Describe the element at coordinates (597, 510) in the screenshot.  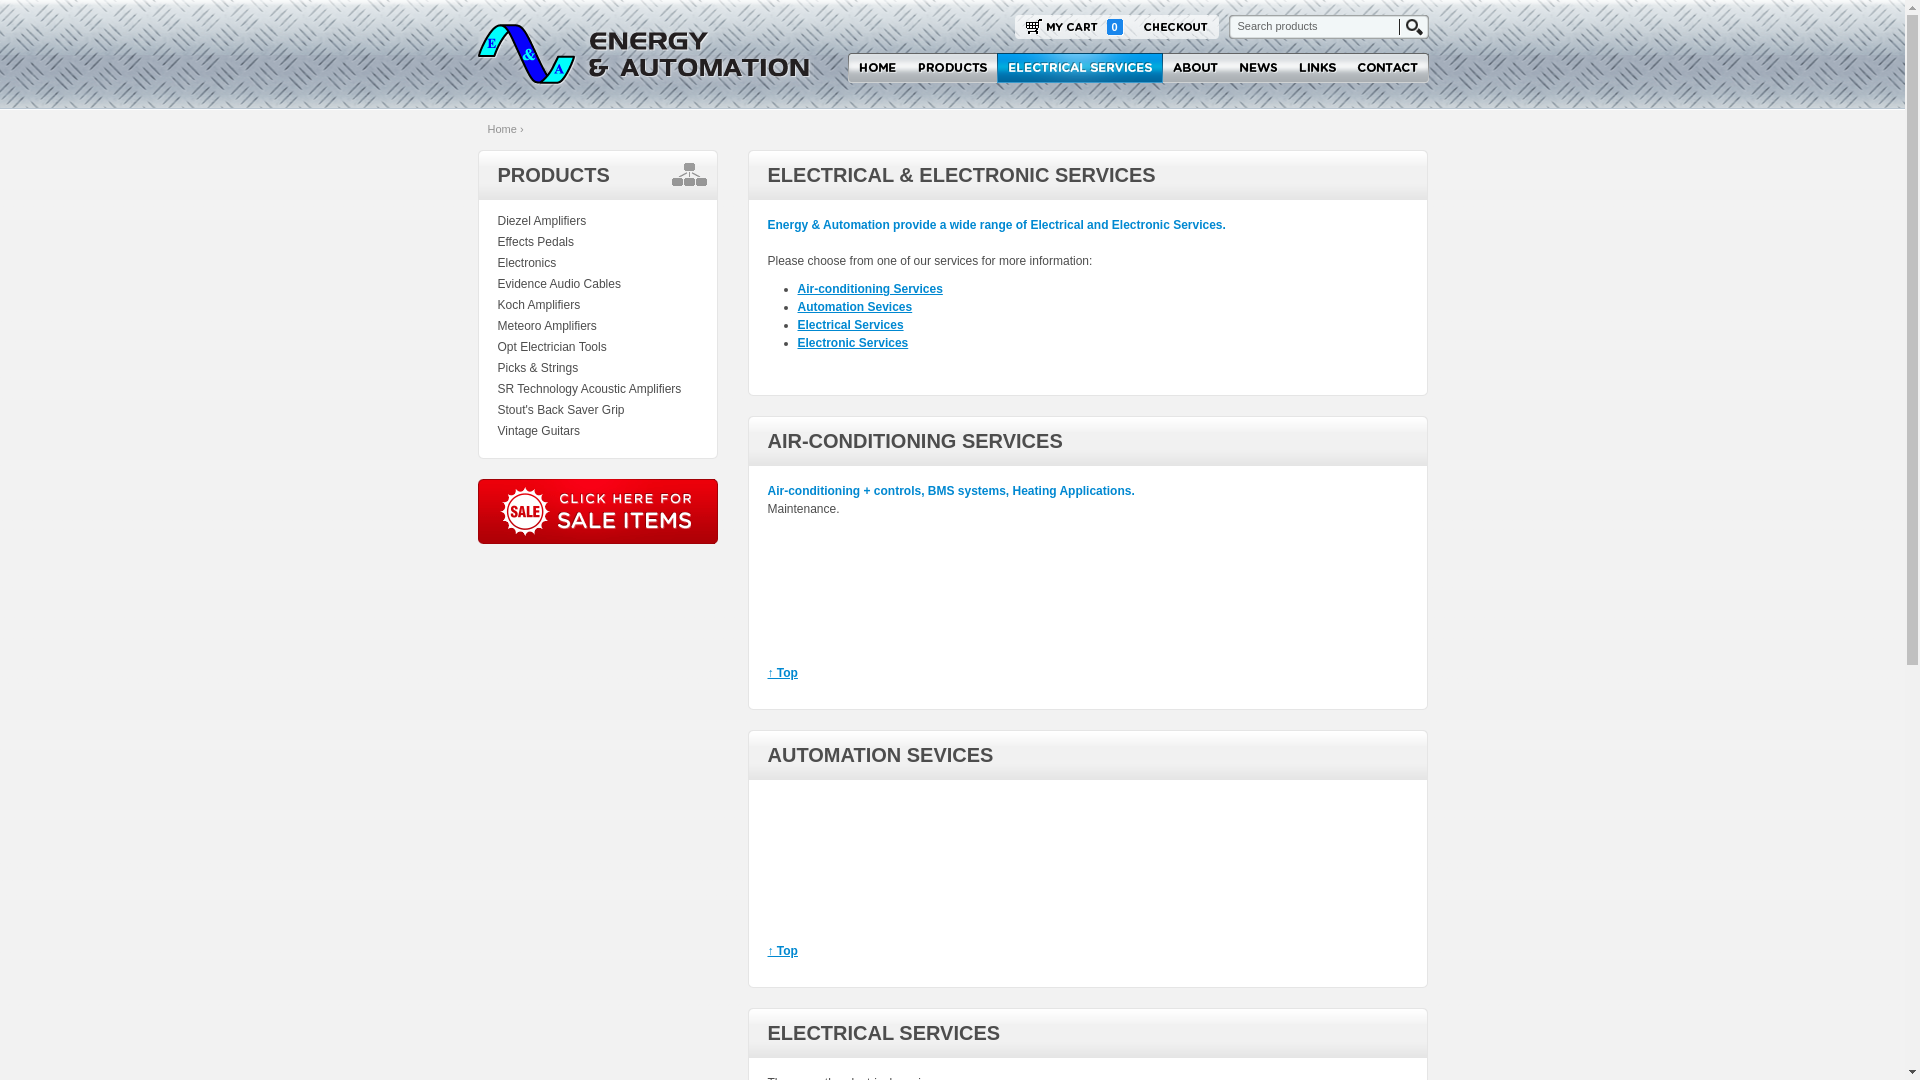
I see `'Energy & Automation Sale Items'` at that location.